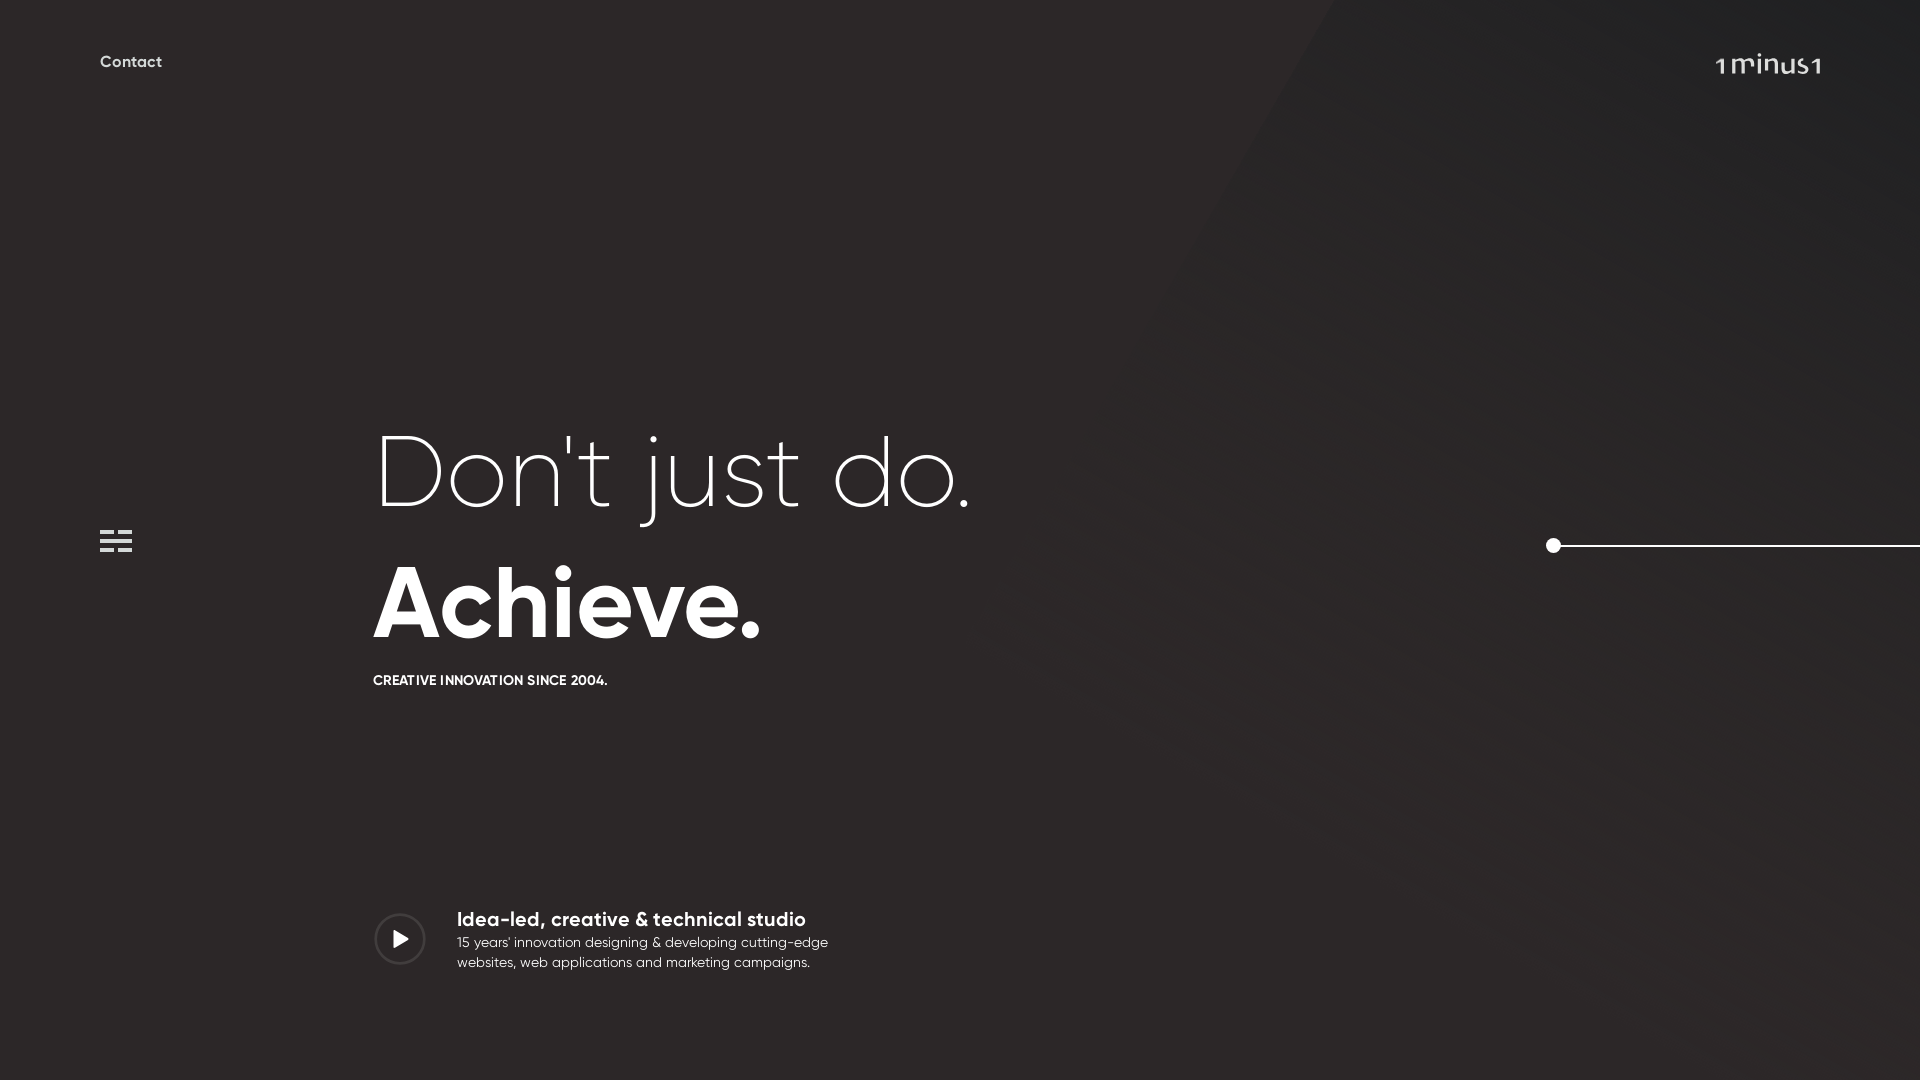 The image size is (1920, 1080). What do you see at coordinates (129, 60) in the screenshot?
I see `'Contact'` at bounding box center [129, 60].